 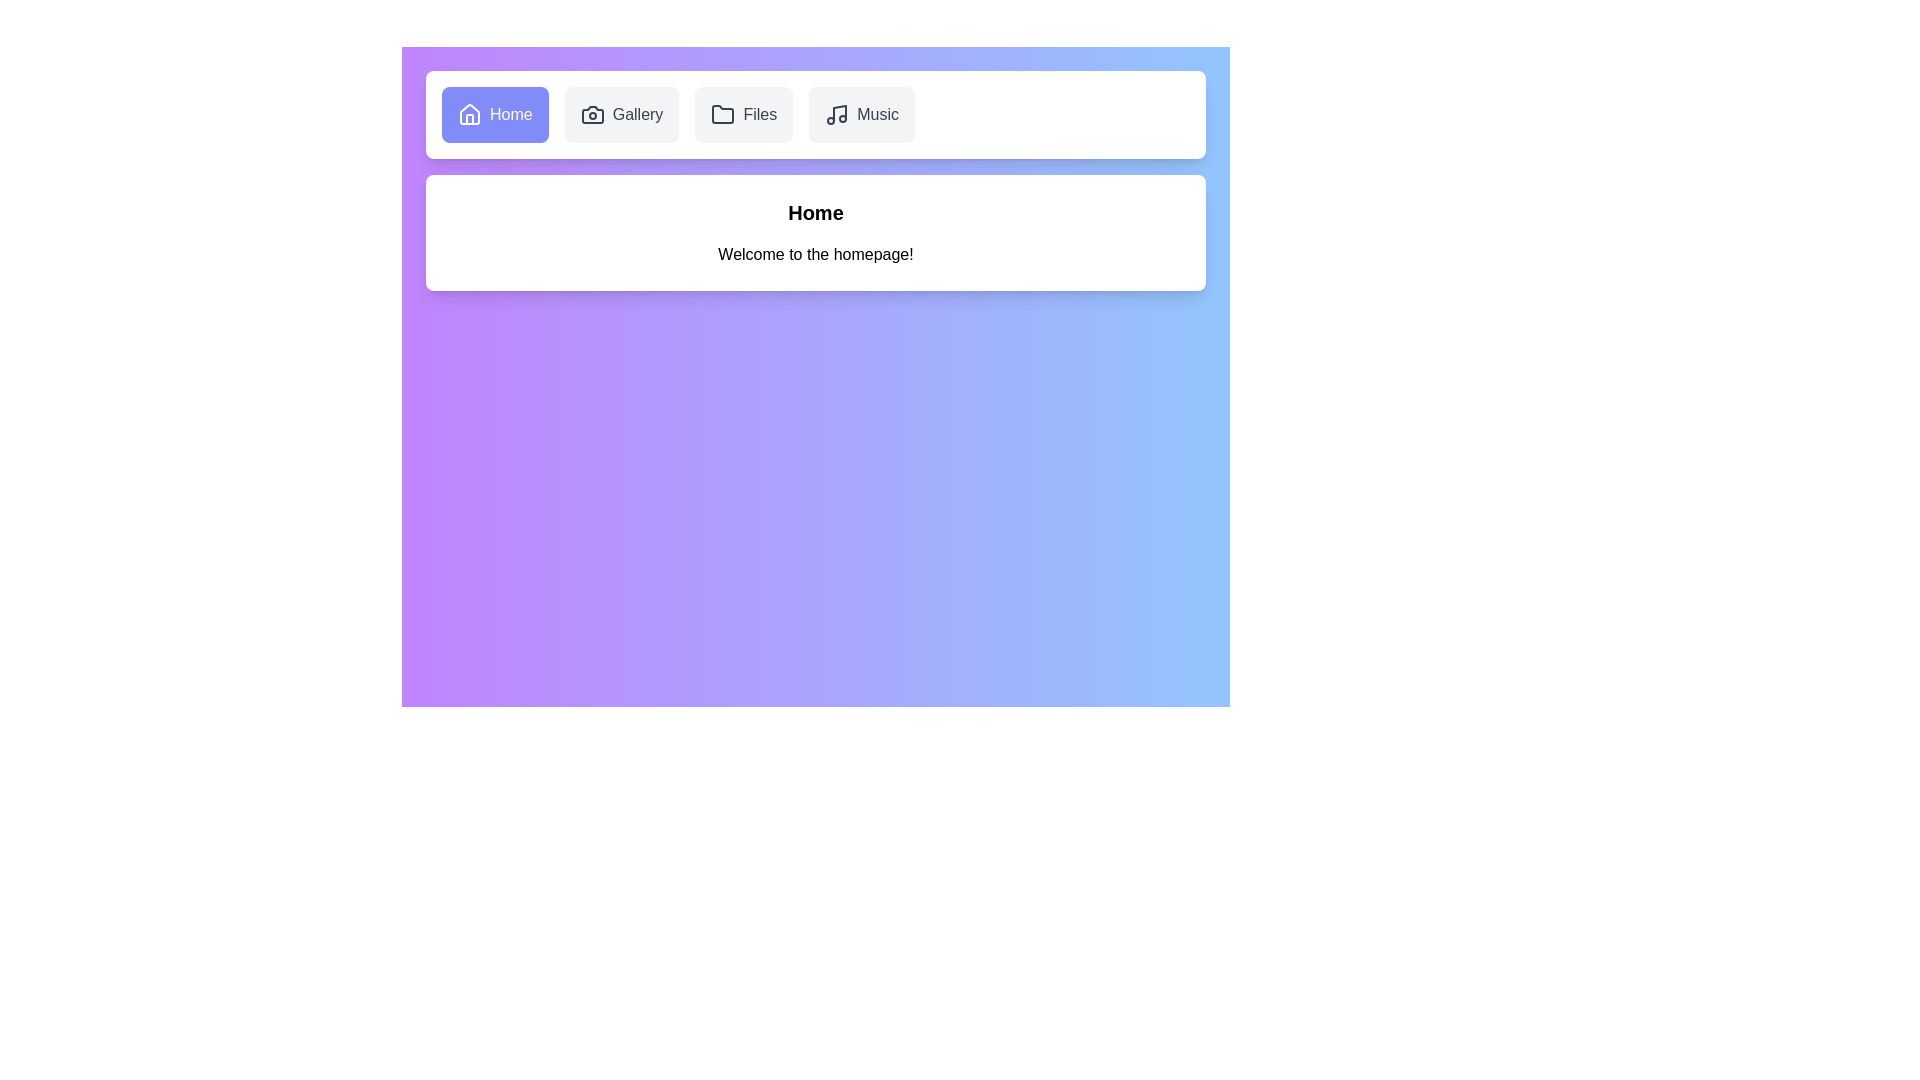 I want to click on the Files tab by clicking on it, so click(x=743, y=115).